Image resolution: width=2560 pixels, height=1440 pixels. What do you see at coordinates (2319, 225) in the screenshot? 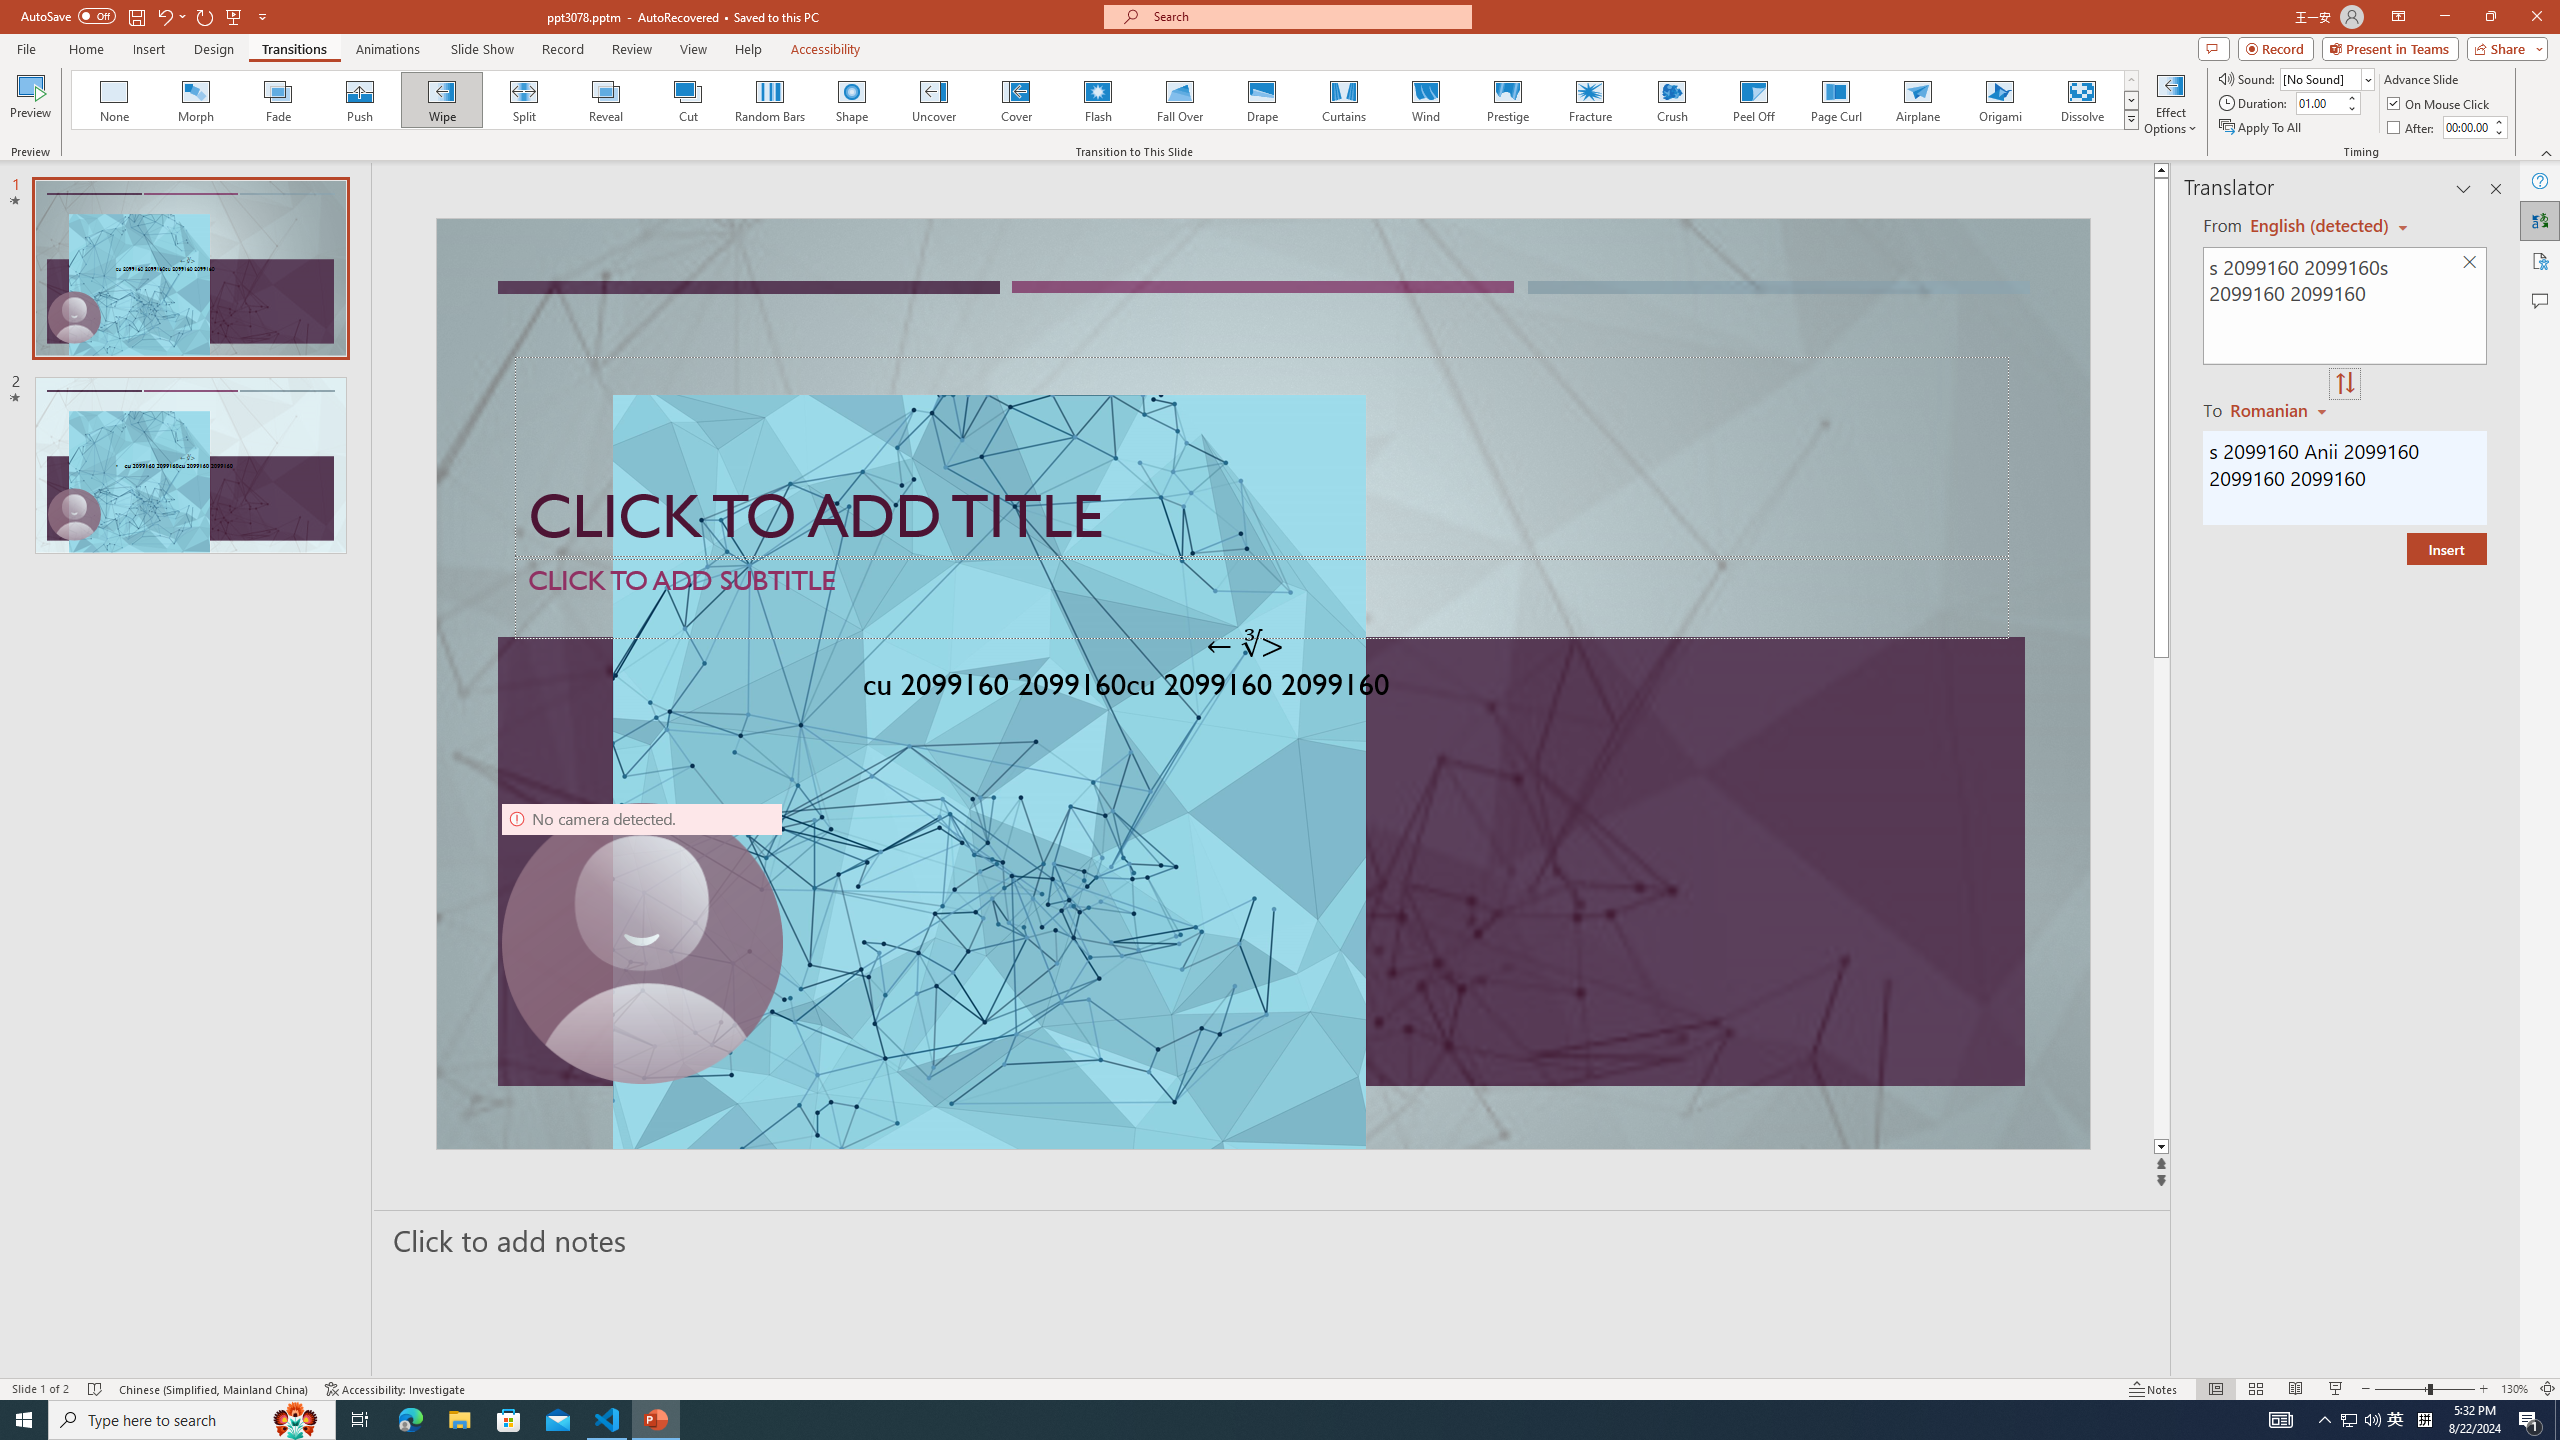
I see `'Czech (detected)'` at bounding box center [2319, 225].